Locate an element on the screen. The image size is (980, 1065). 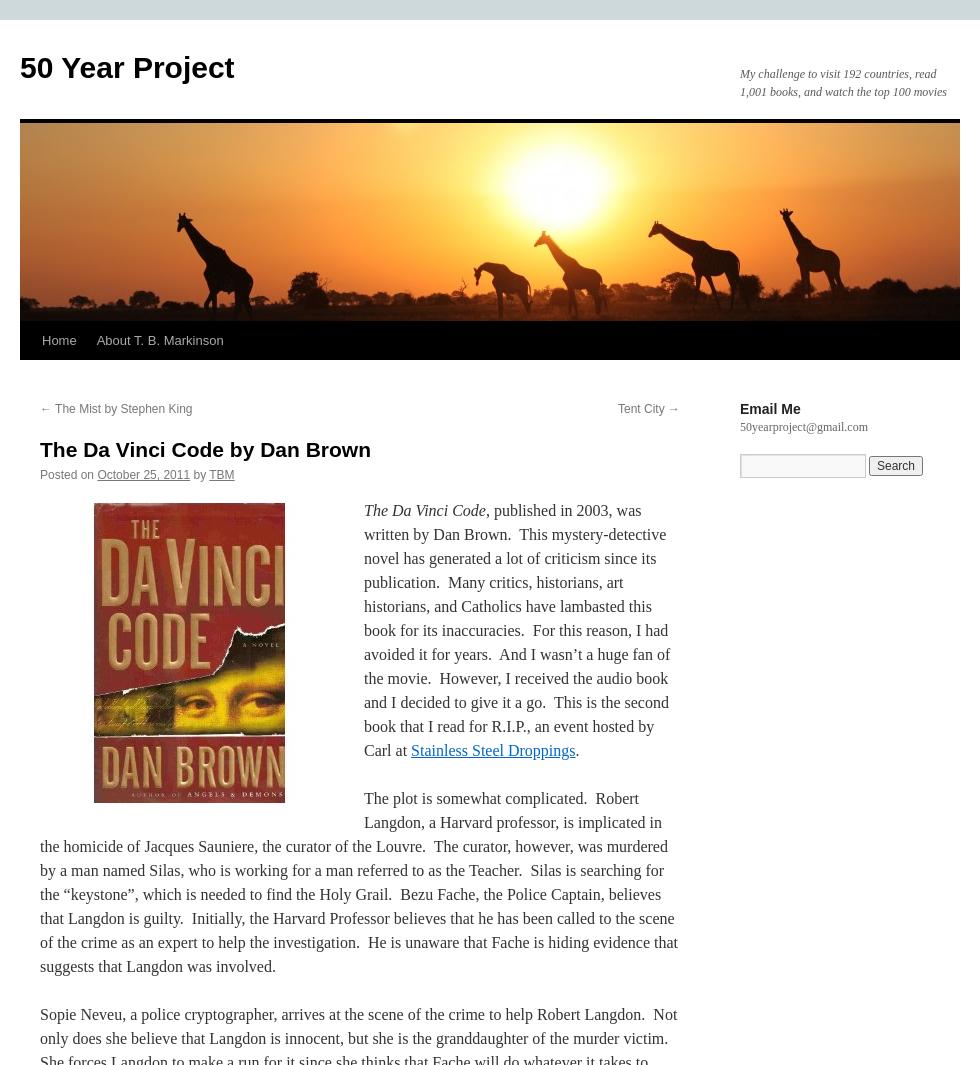
'The Da Vinci Code by Dan Brown' is located at coordinates (205, 448).